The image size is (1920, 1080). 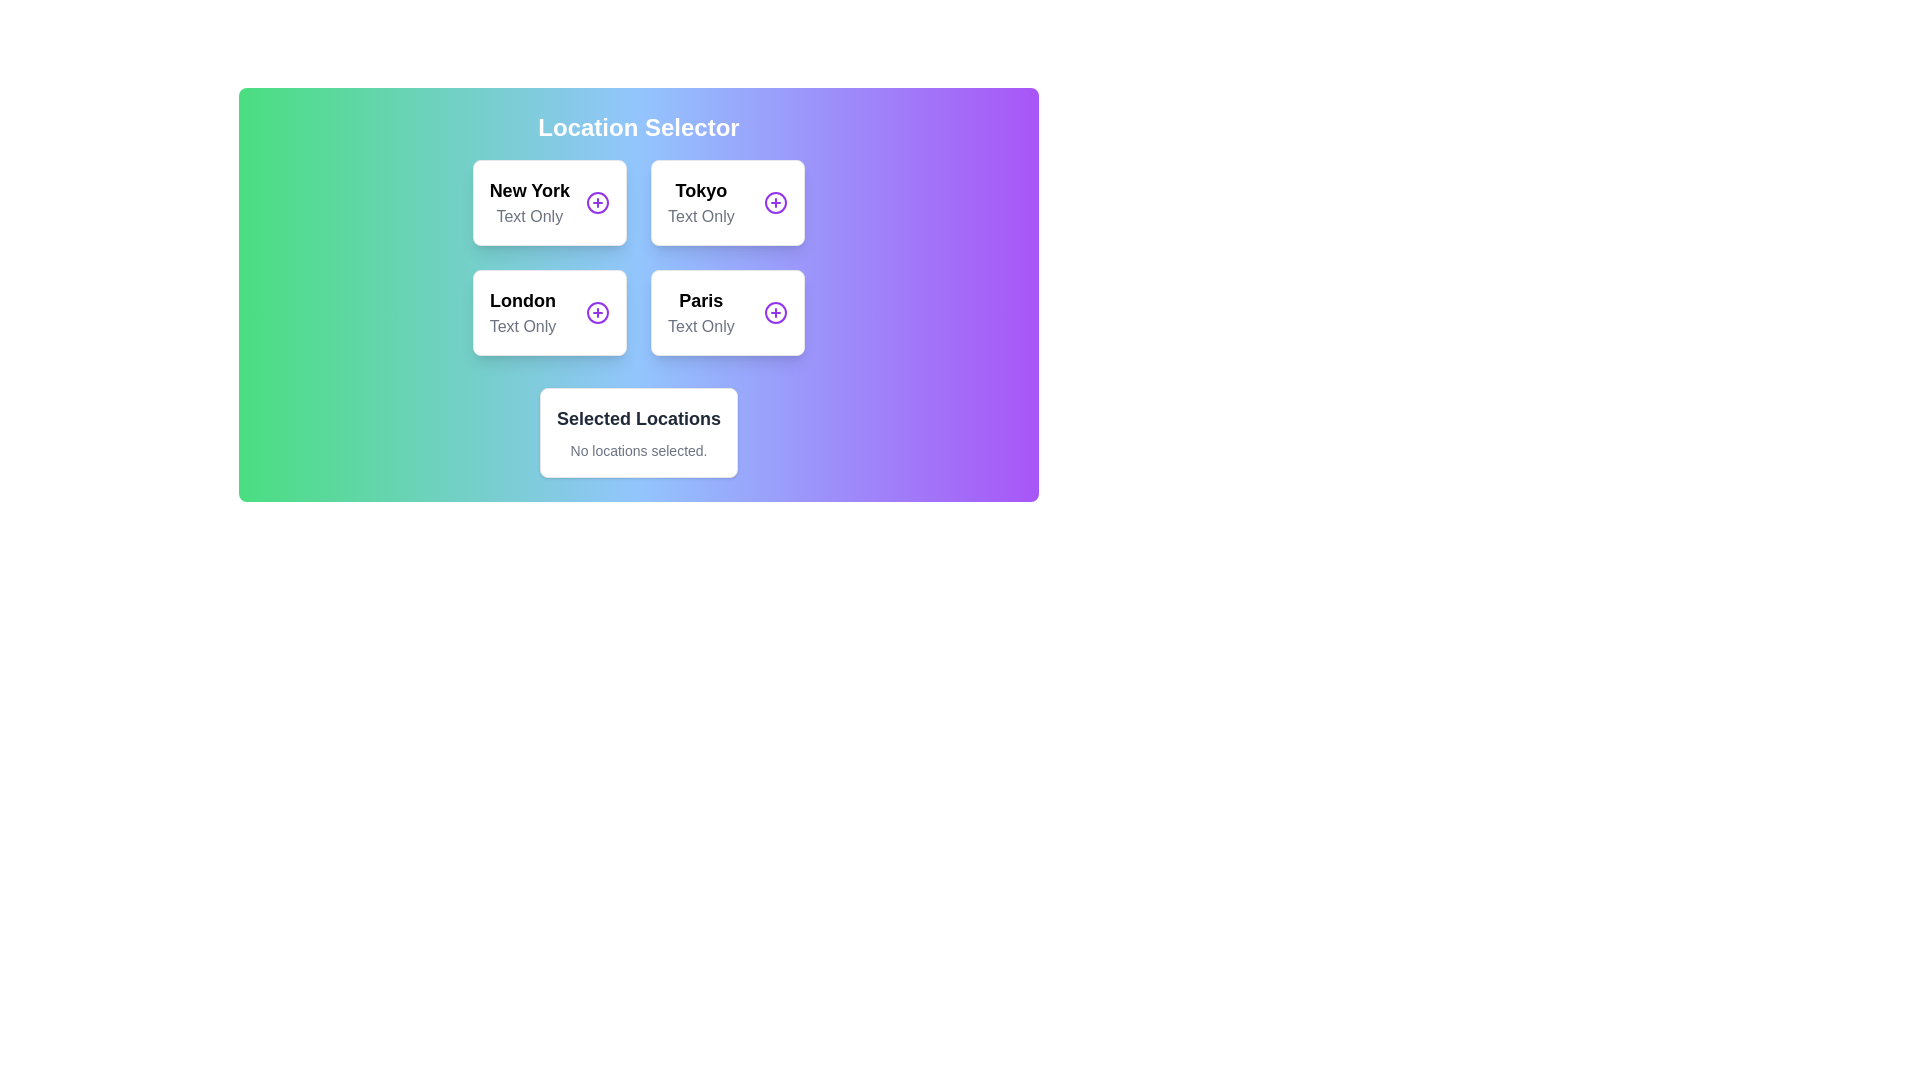 I want to click on the Informative panel titled 'Selected Locations' which is a white, rounded rectangular box containing the message 'No locations selected.', so click(x=637, y=431).